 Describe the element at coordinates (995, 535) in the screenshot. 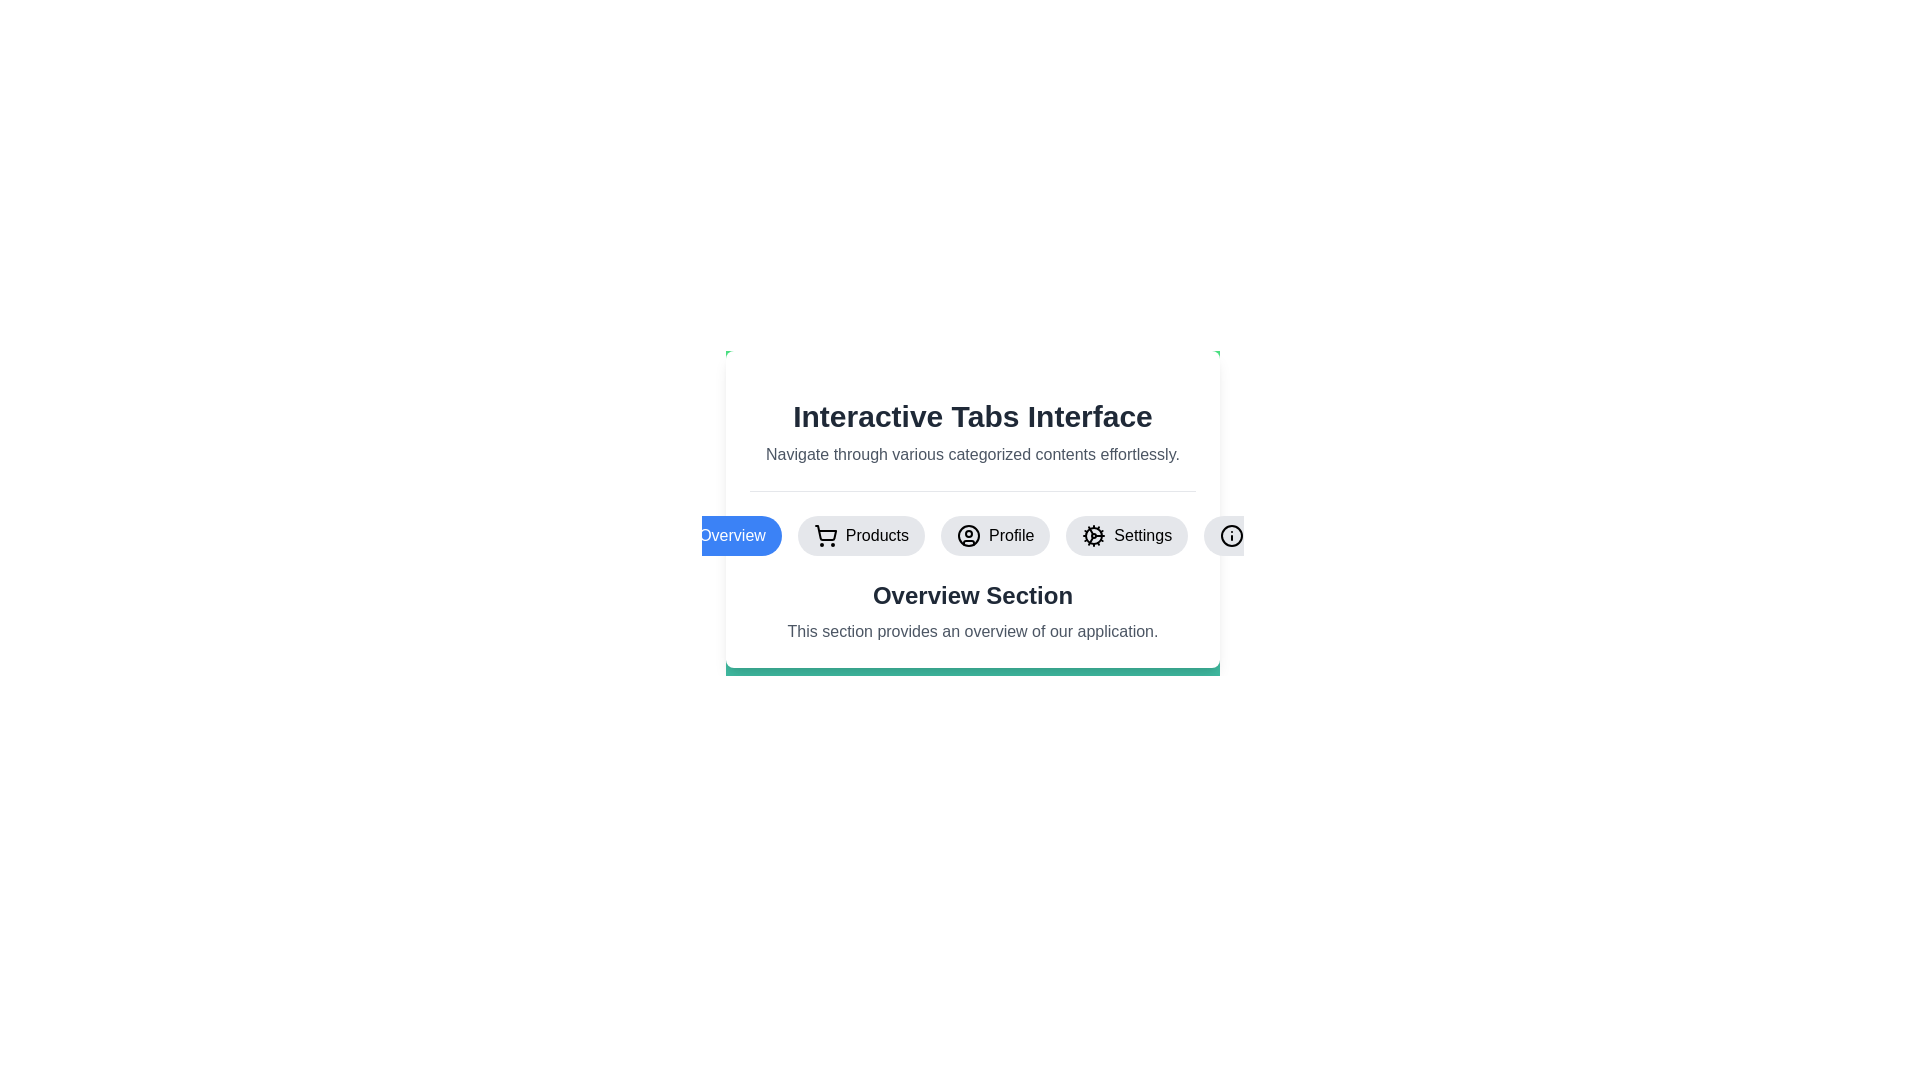

I see `the profile navigation button located` at that location.